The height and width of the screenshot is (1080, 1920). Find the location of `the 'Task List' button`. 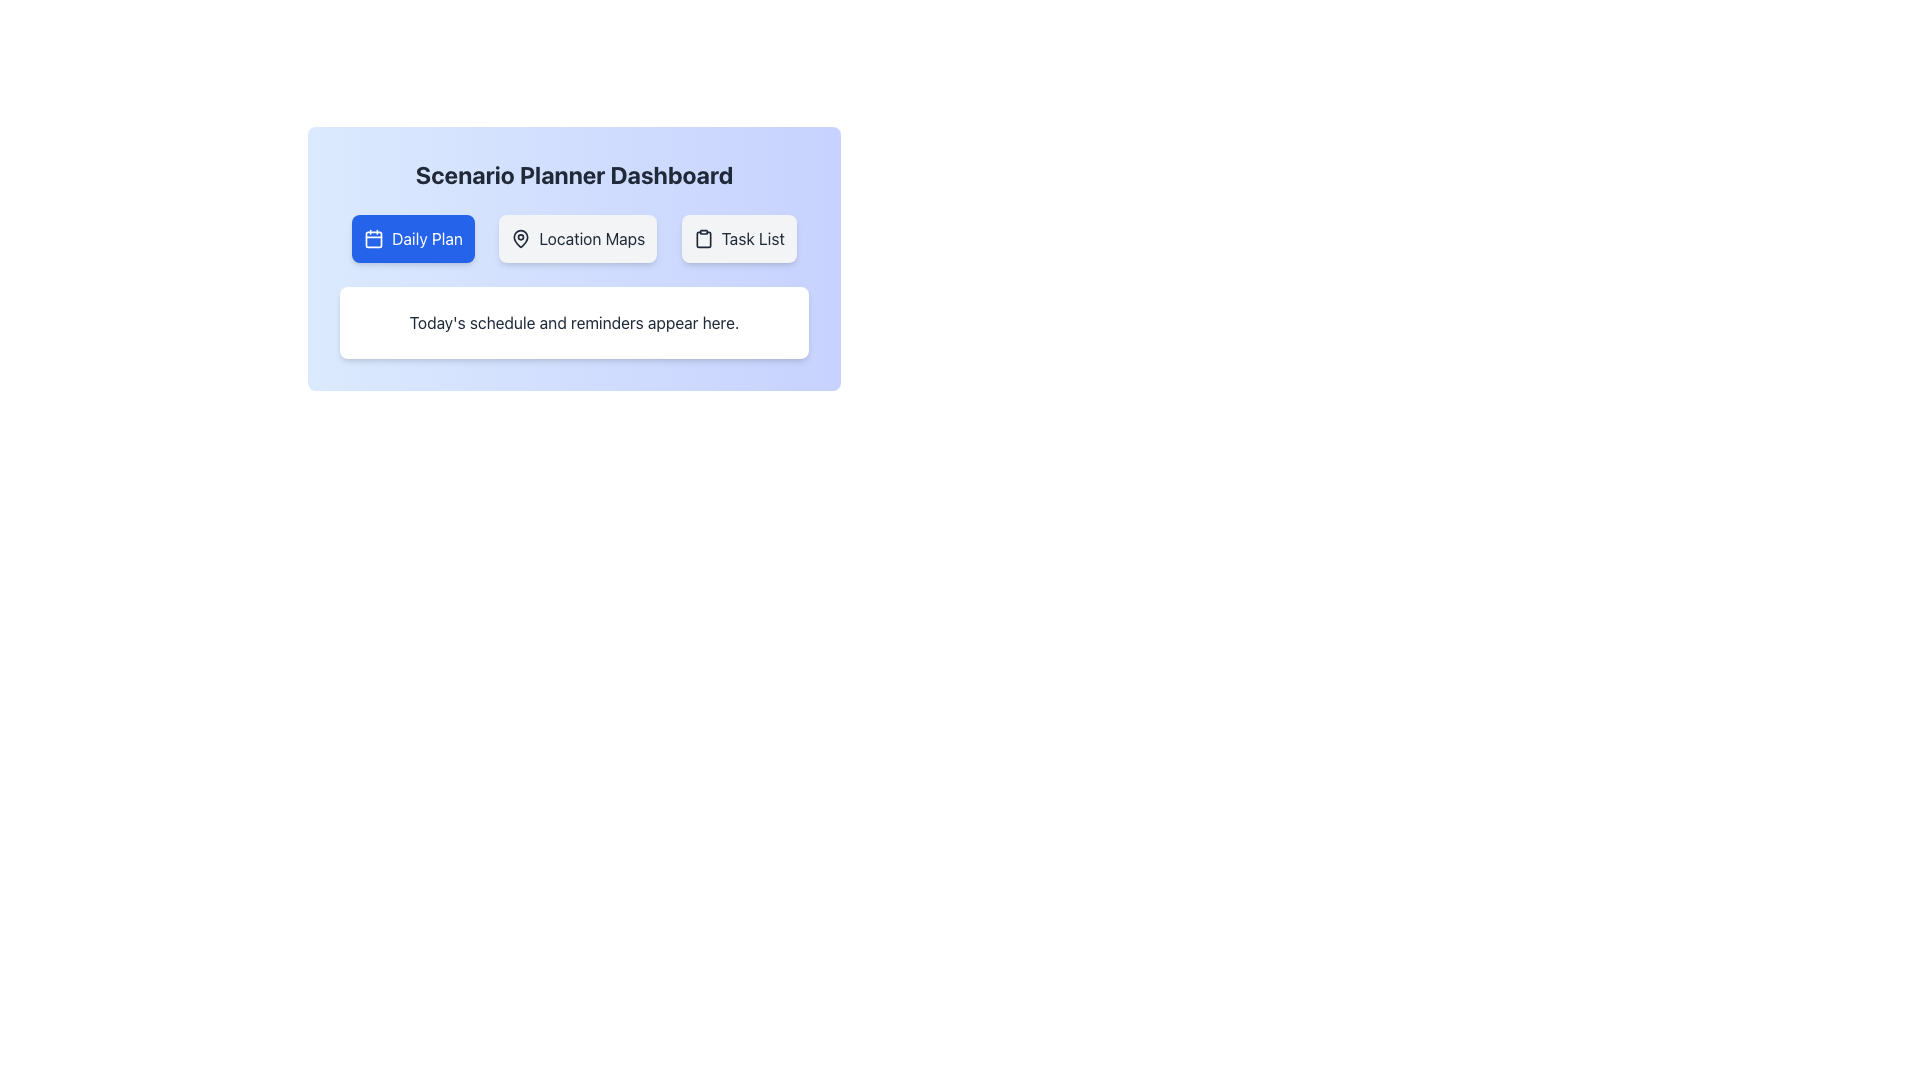

the 'Task List' button is located at coordinates (738, 238).